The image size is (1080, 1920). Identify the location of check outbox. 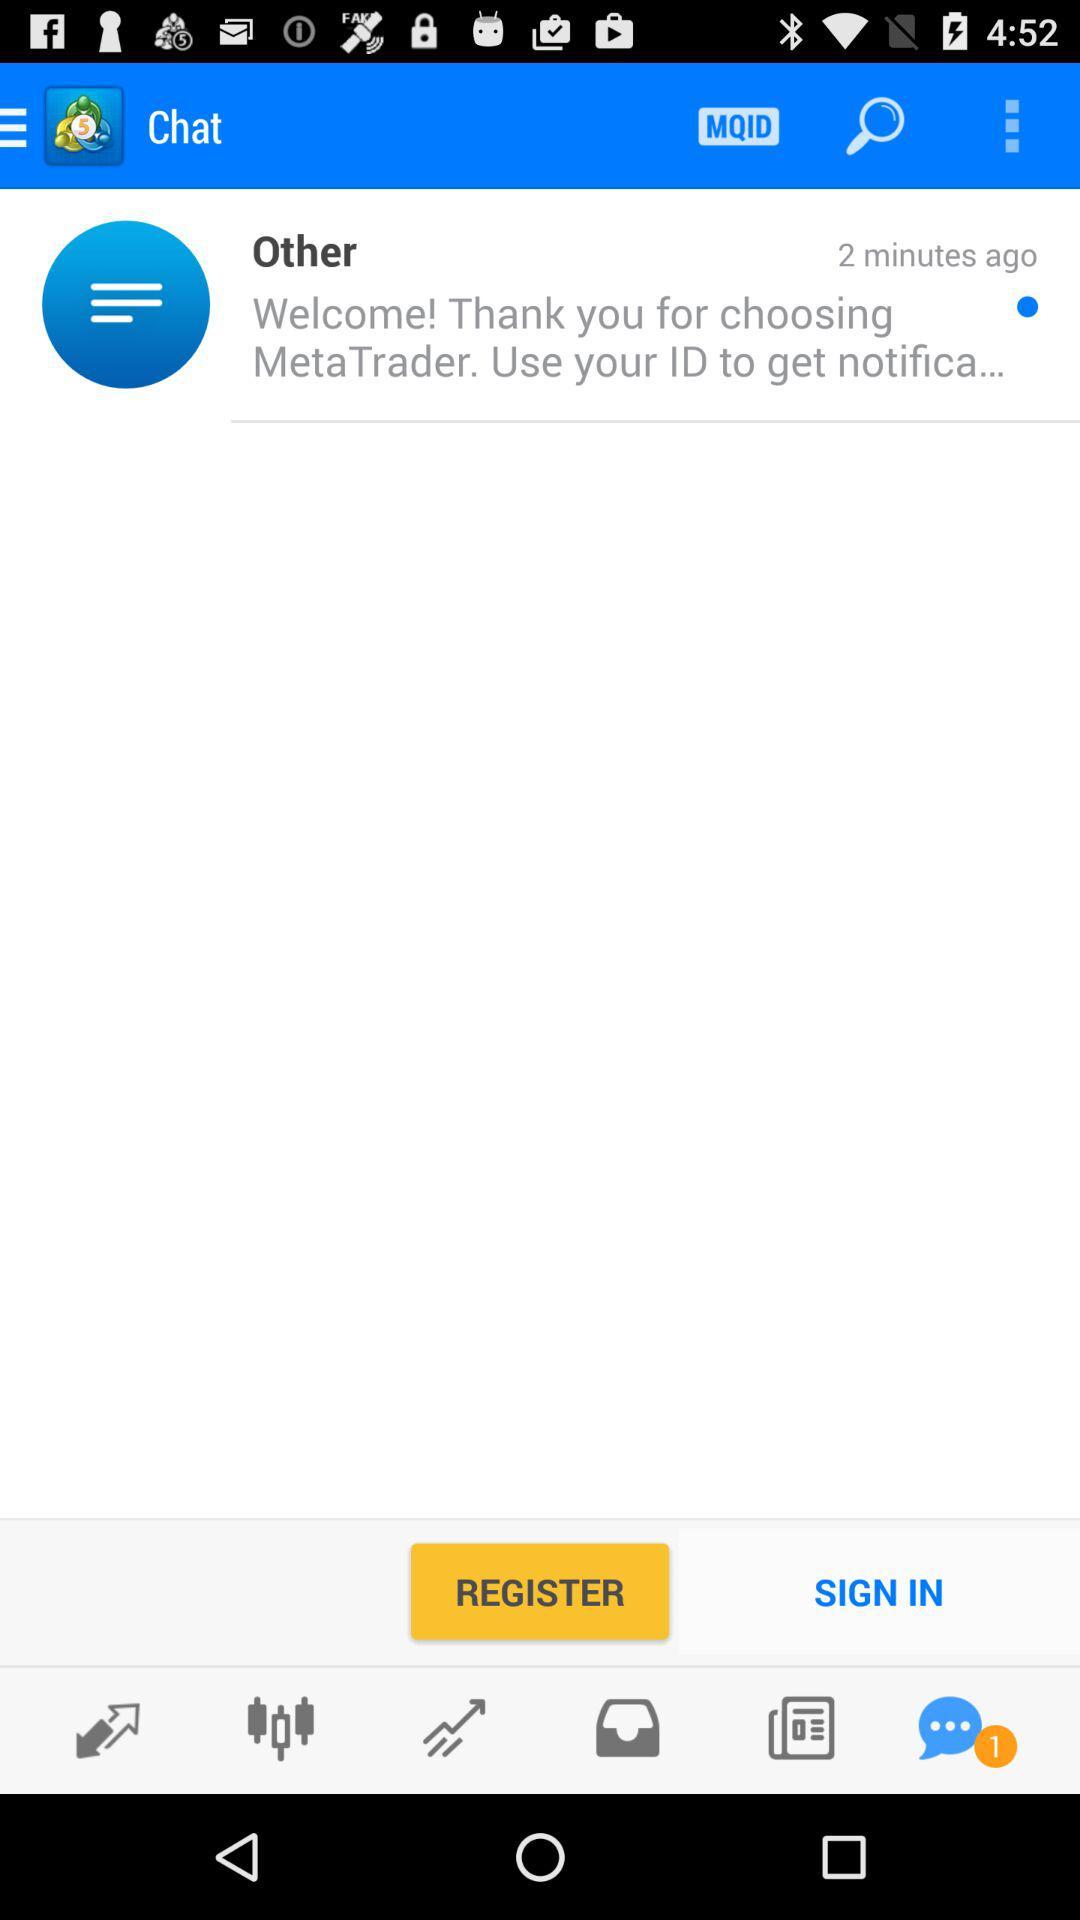
(626, 1727).